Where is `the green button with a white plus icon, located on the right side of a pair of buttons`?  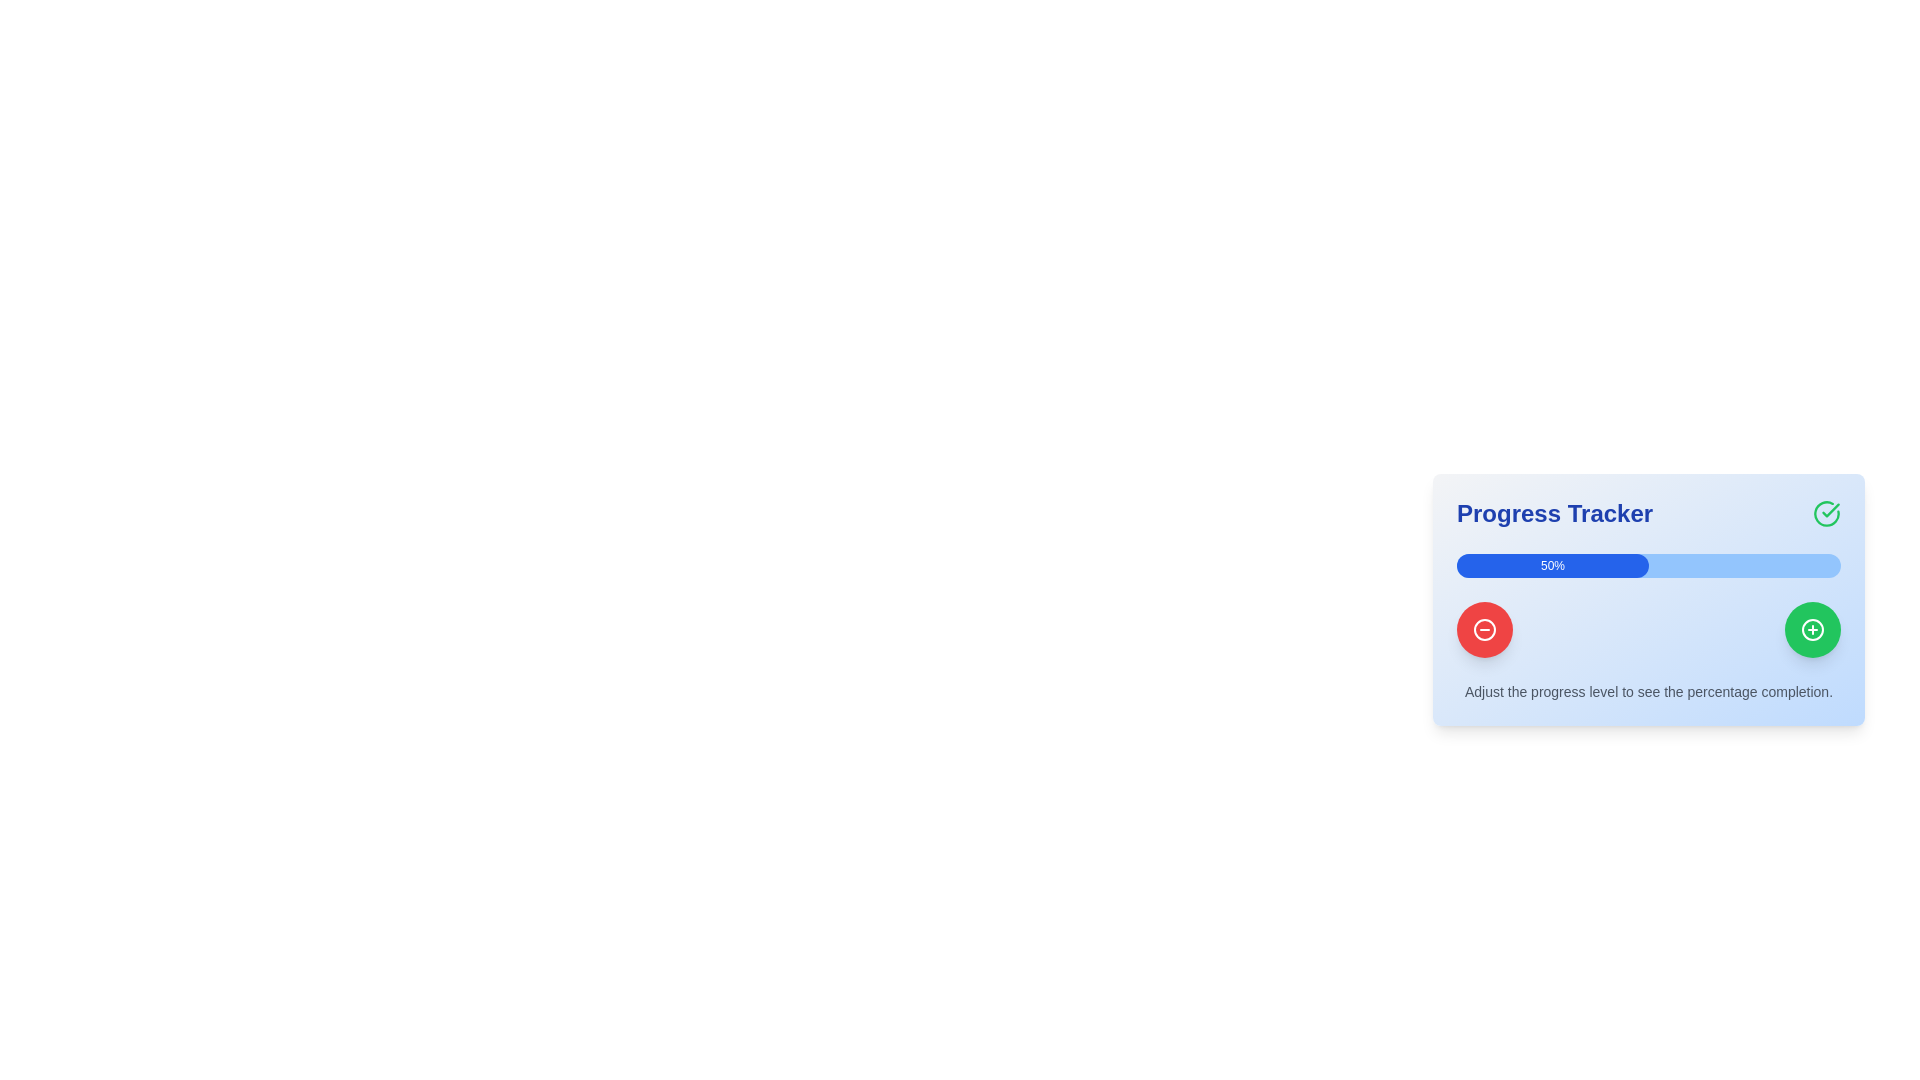
the green button with a white plus icon, located on the right side of a pair of buttons is located at coordinates (1813, 628).